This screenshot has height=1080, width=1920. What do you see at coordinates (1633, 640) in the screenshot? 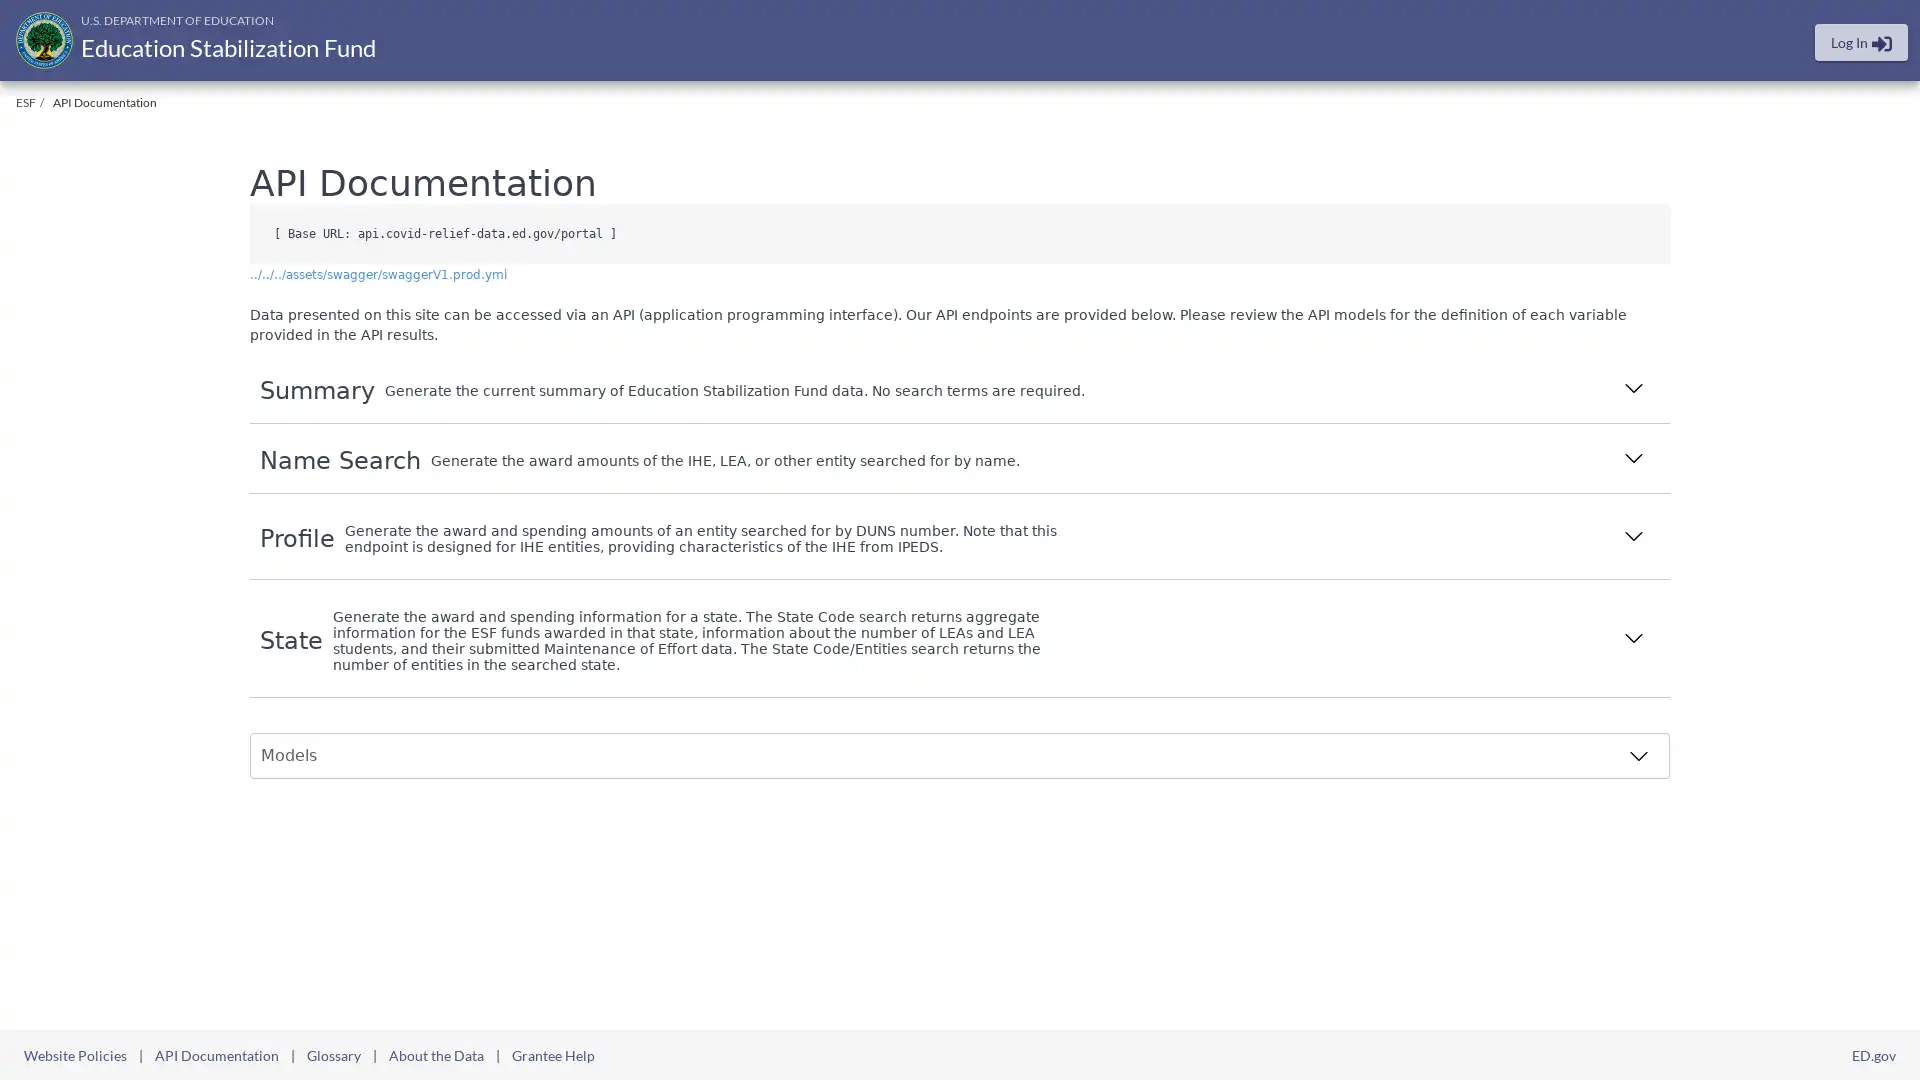
I see `Expand operation` at bounding box center [1633, 640].